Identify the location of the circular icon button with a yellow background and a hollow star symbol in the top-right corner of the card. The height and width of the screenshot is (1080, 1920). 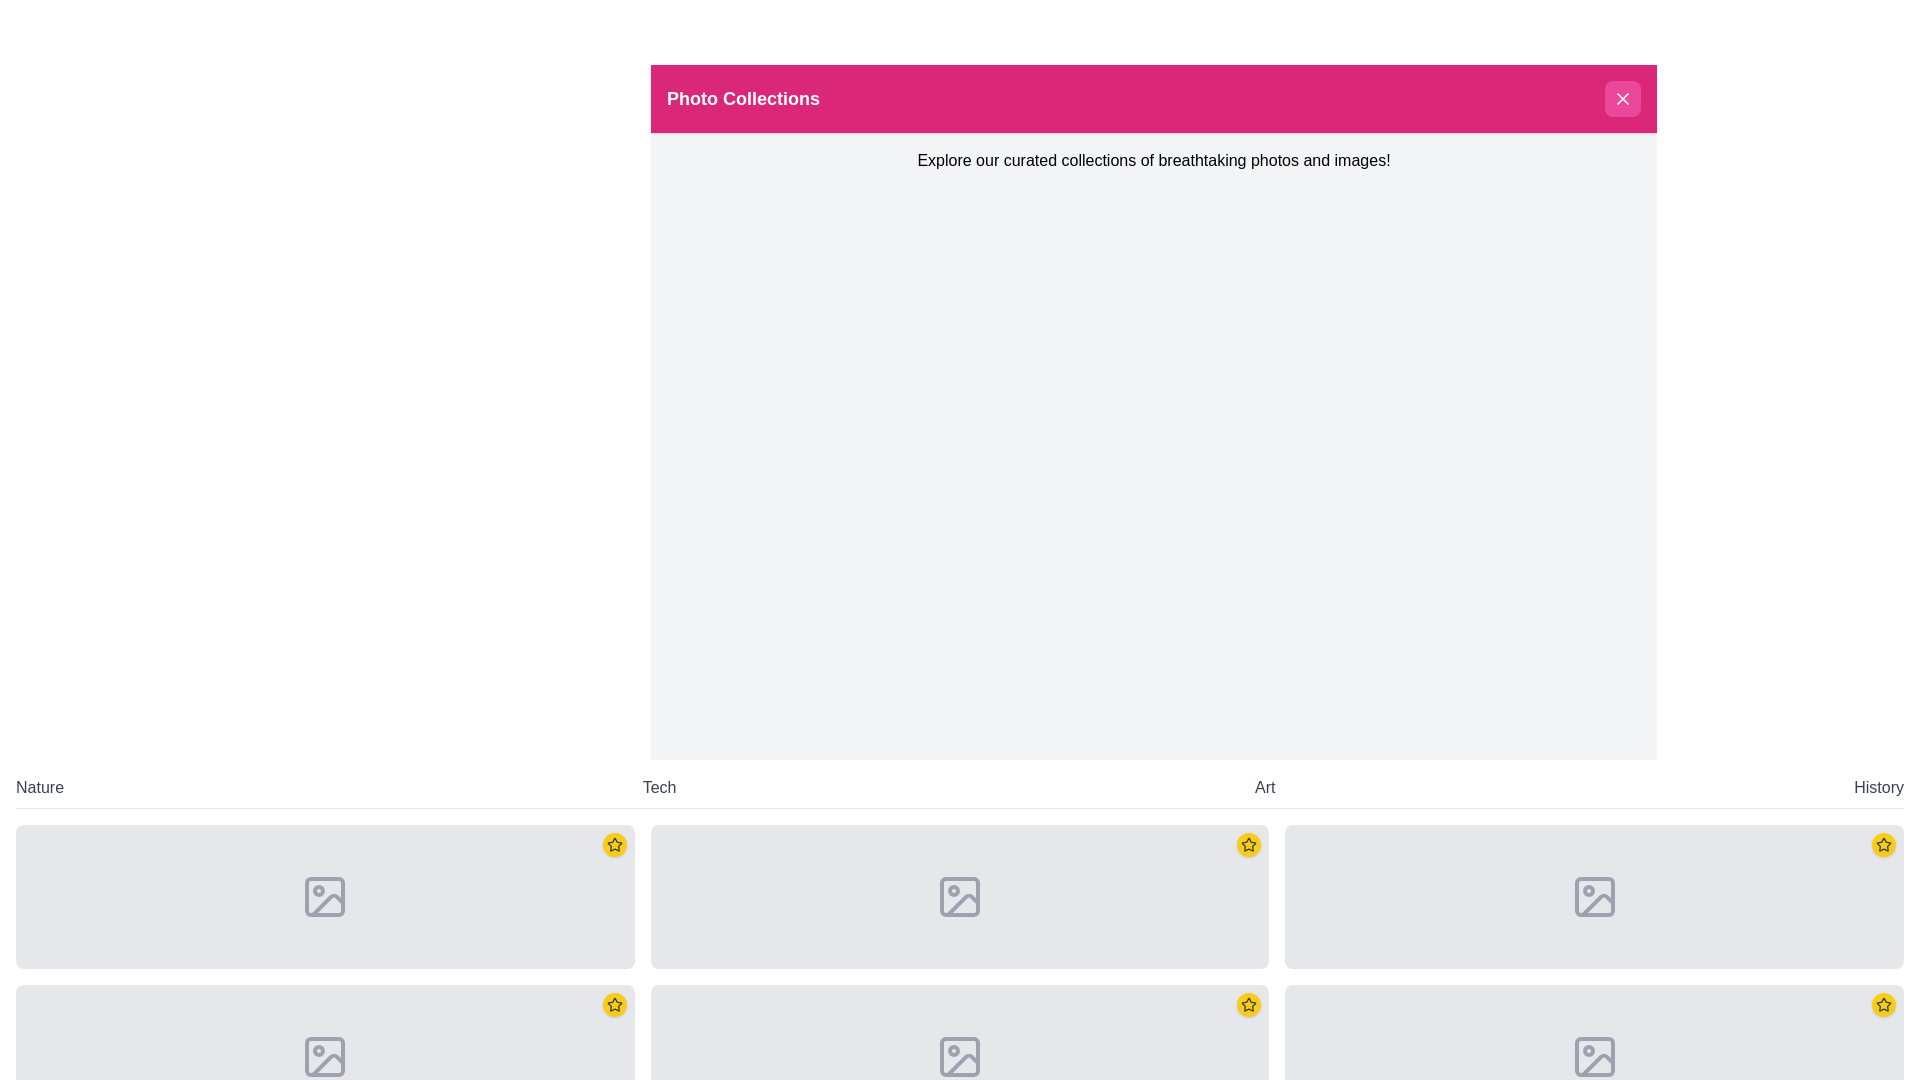
(613, 844).